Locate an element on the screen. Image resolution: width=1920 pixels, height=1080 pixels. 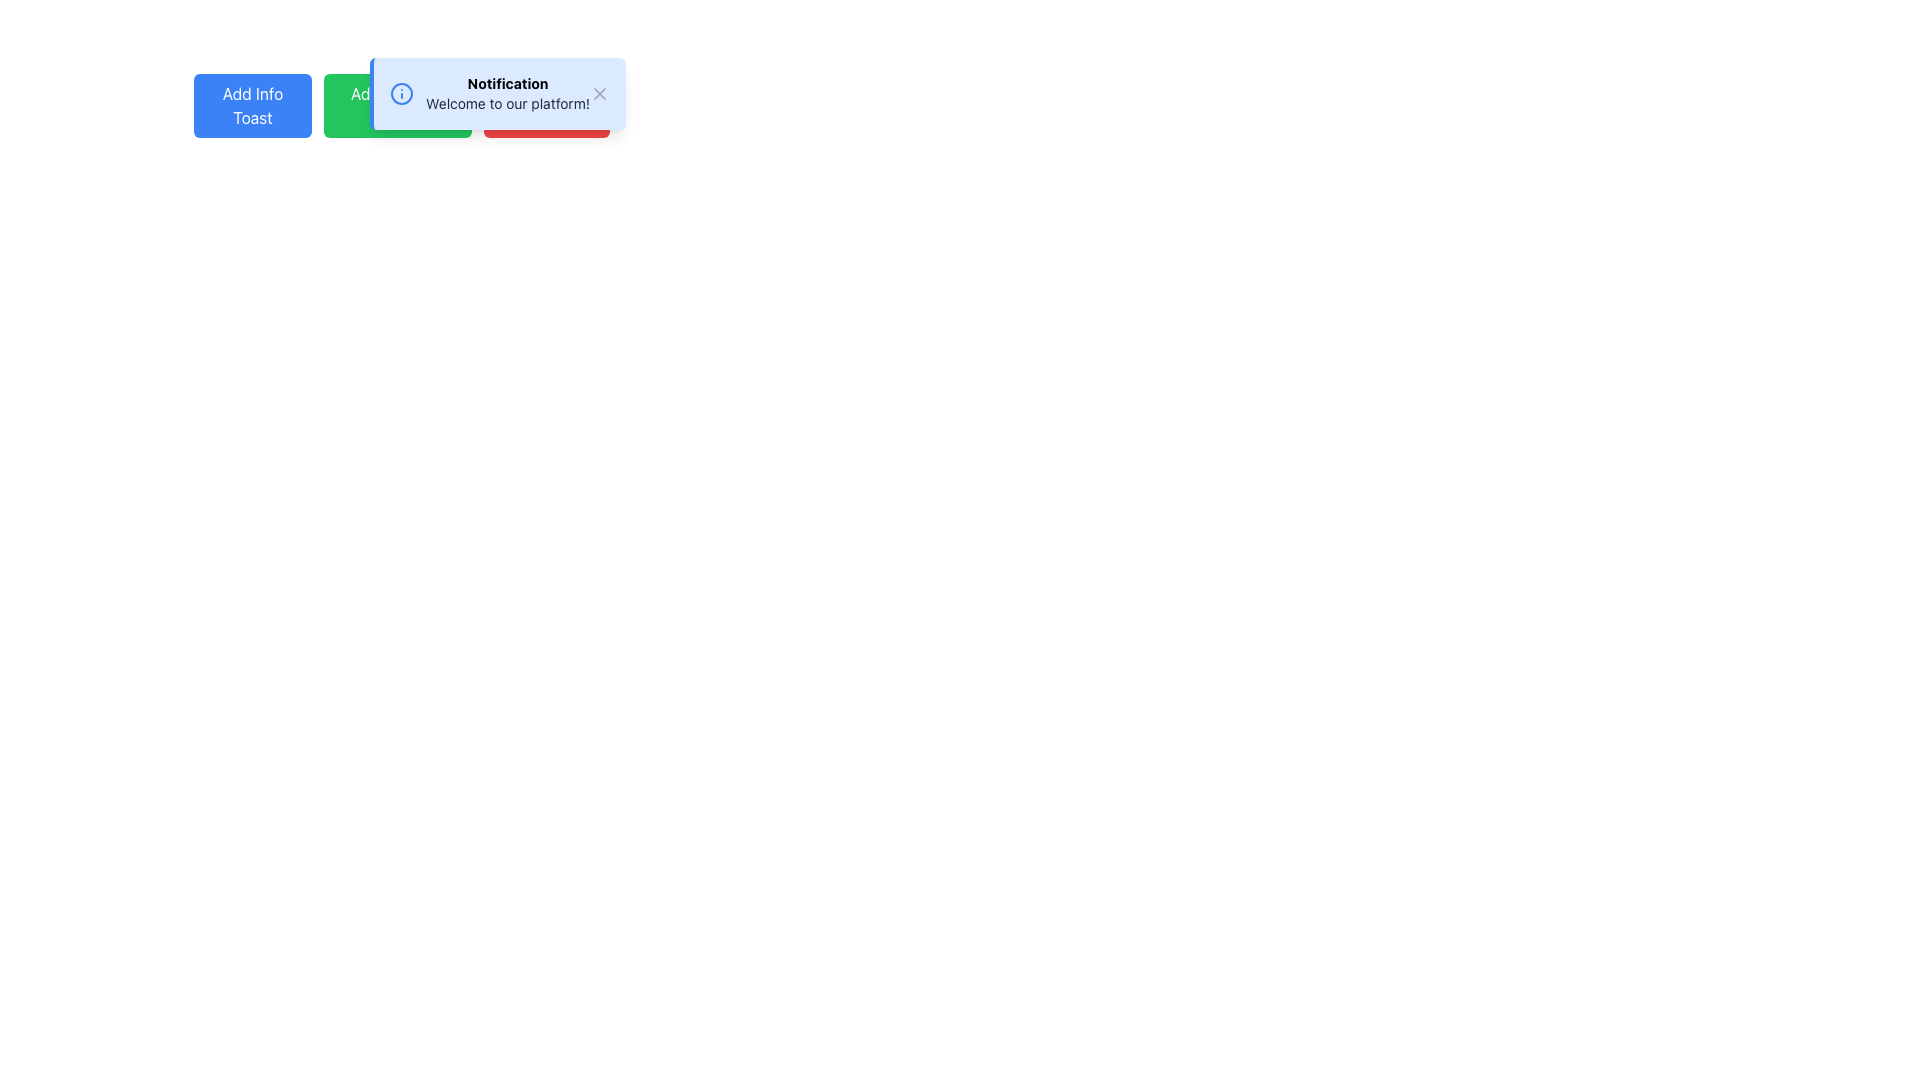
the green rectangular button labeled 'Add Success Toast' is located at coordinates (398, 105).